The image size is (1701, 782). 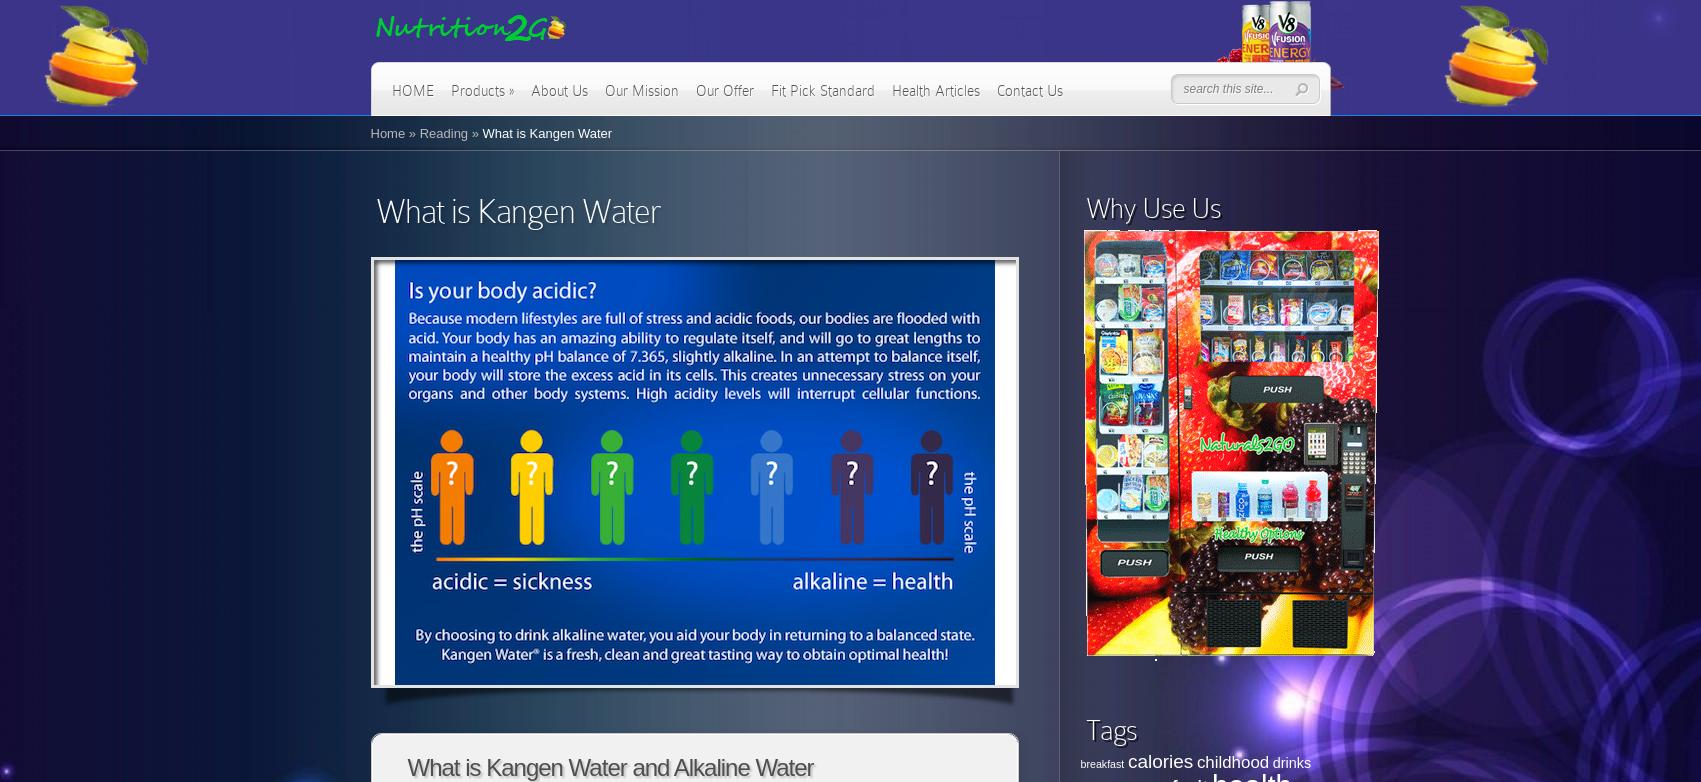 I want to click on 'Products', so click(x=449, y=91).